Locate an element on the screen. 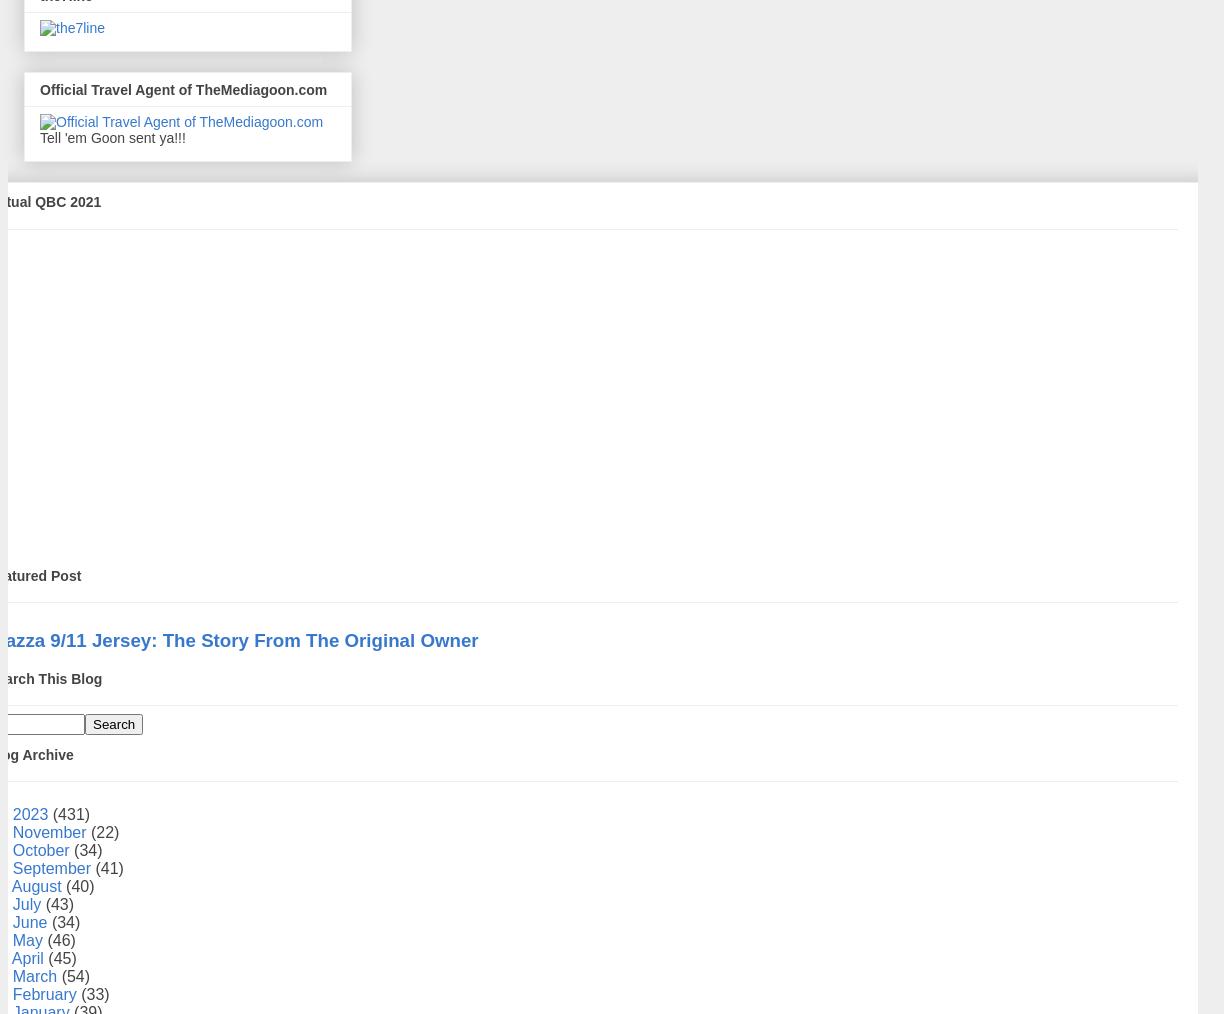  'March' is located at coordinates (36, 975).